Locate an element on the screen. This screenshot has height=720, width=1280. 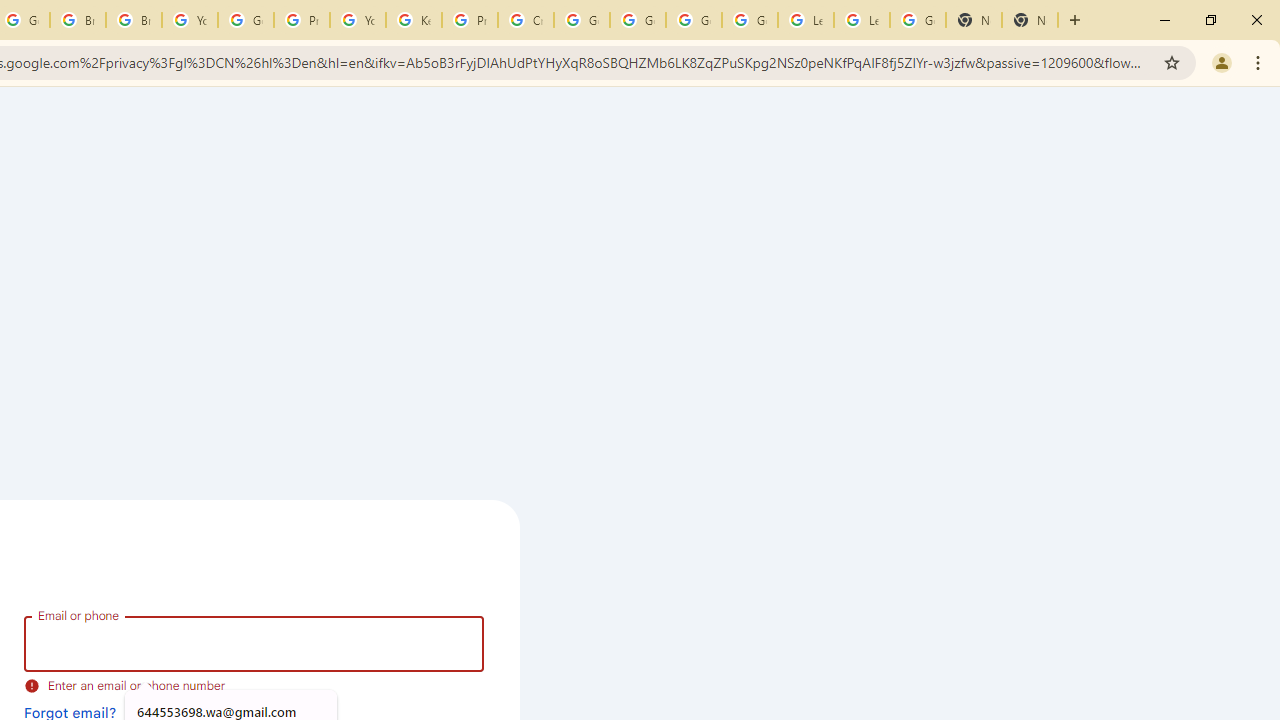
'Email or phone' is located at coordinates (253, 643).